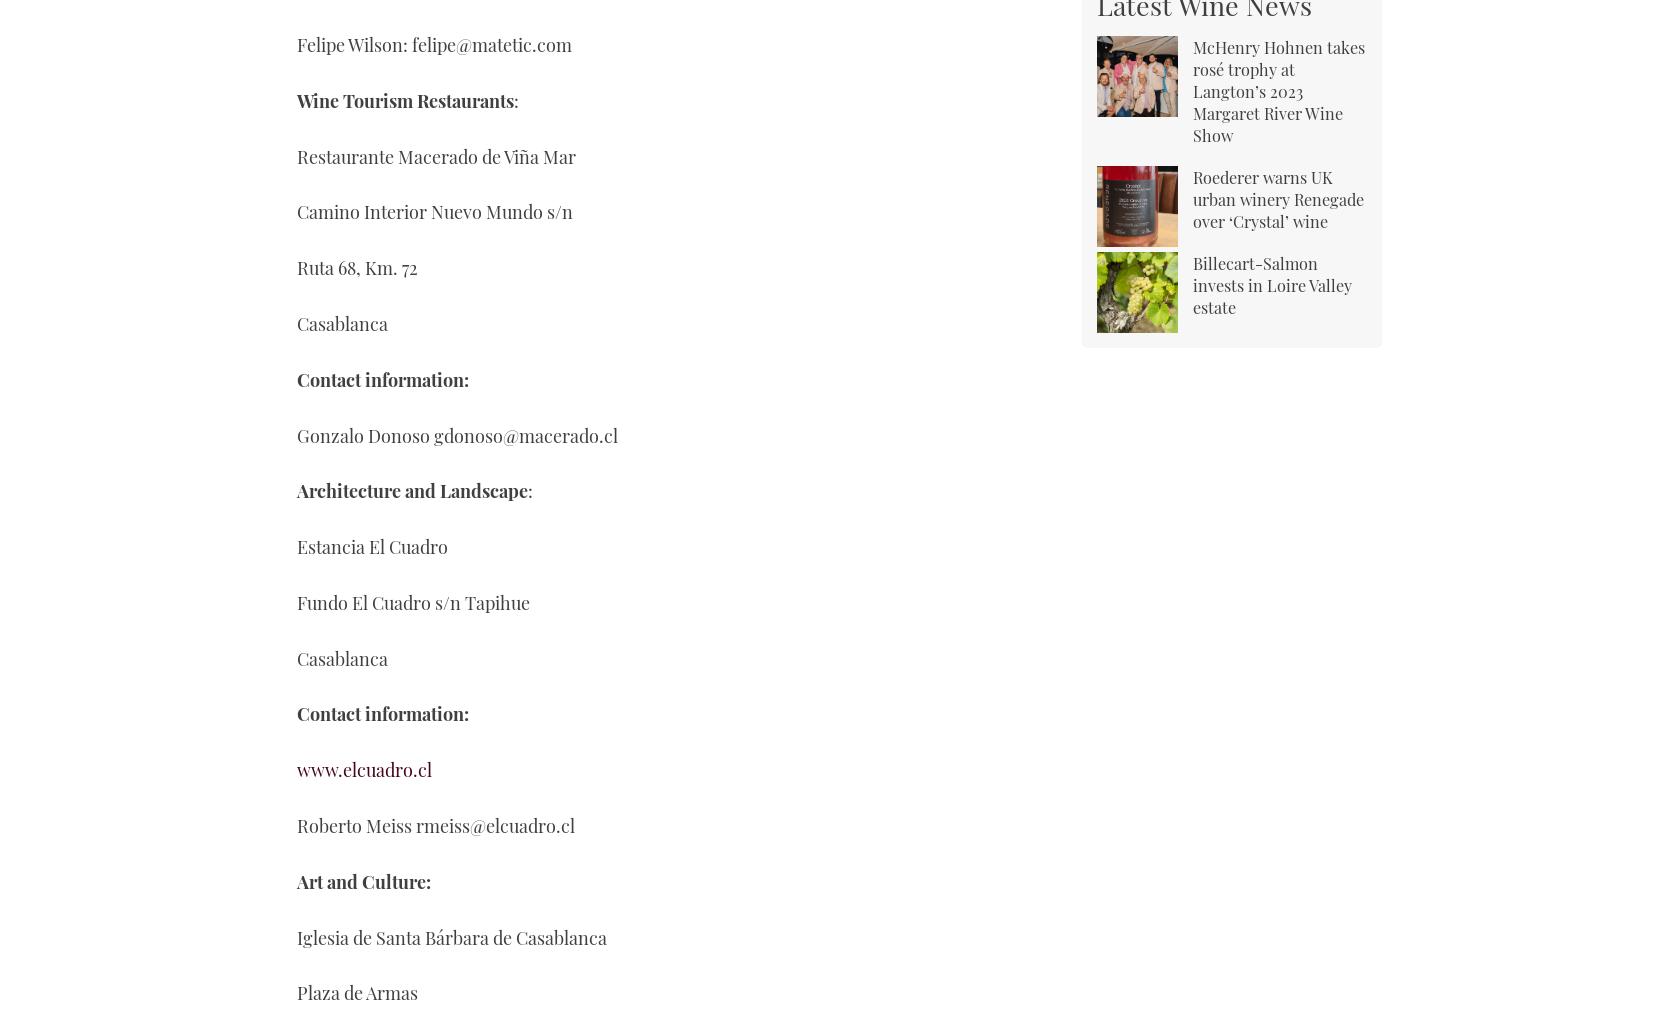  What do you see at coordinates (434, 43) in the screenshot?
I see `'Felipe Wilson: felipe@matetic.com'` at bounding box center [434, 43].